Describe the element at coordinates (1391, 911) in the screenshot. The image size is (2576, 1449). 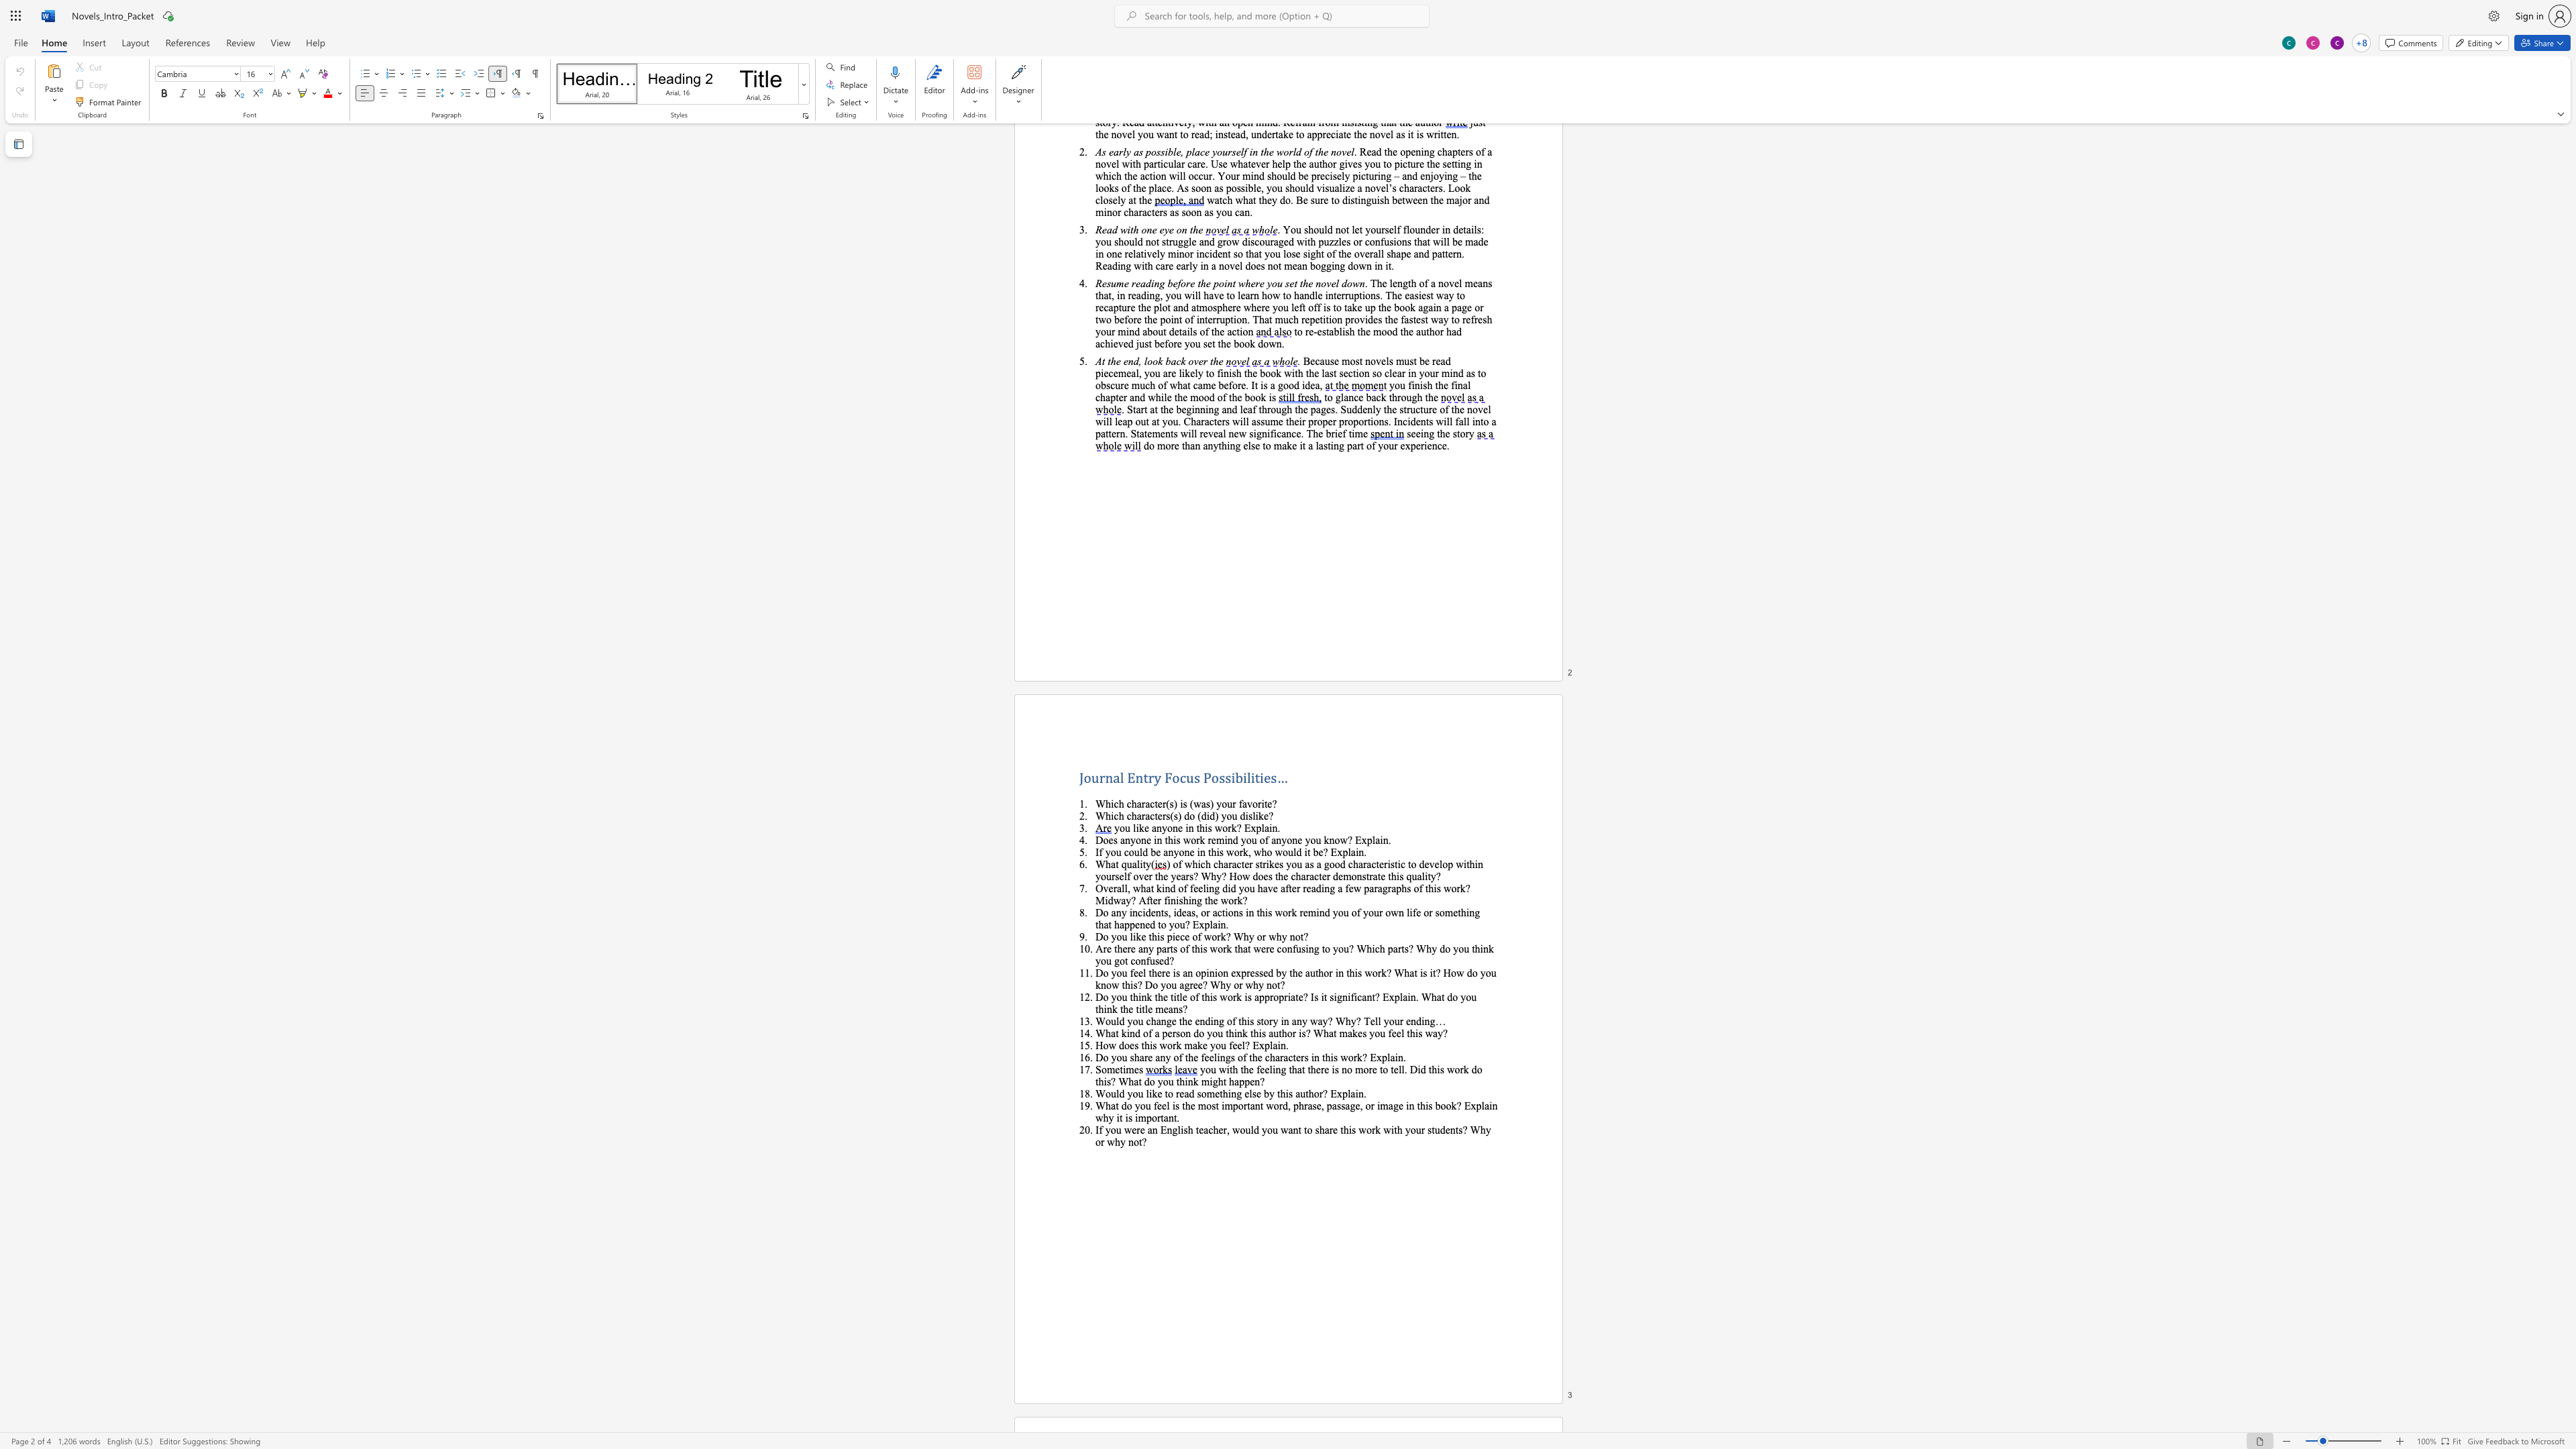
I see `the space between the continuous character "o" and "w" in the text` at that location.